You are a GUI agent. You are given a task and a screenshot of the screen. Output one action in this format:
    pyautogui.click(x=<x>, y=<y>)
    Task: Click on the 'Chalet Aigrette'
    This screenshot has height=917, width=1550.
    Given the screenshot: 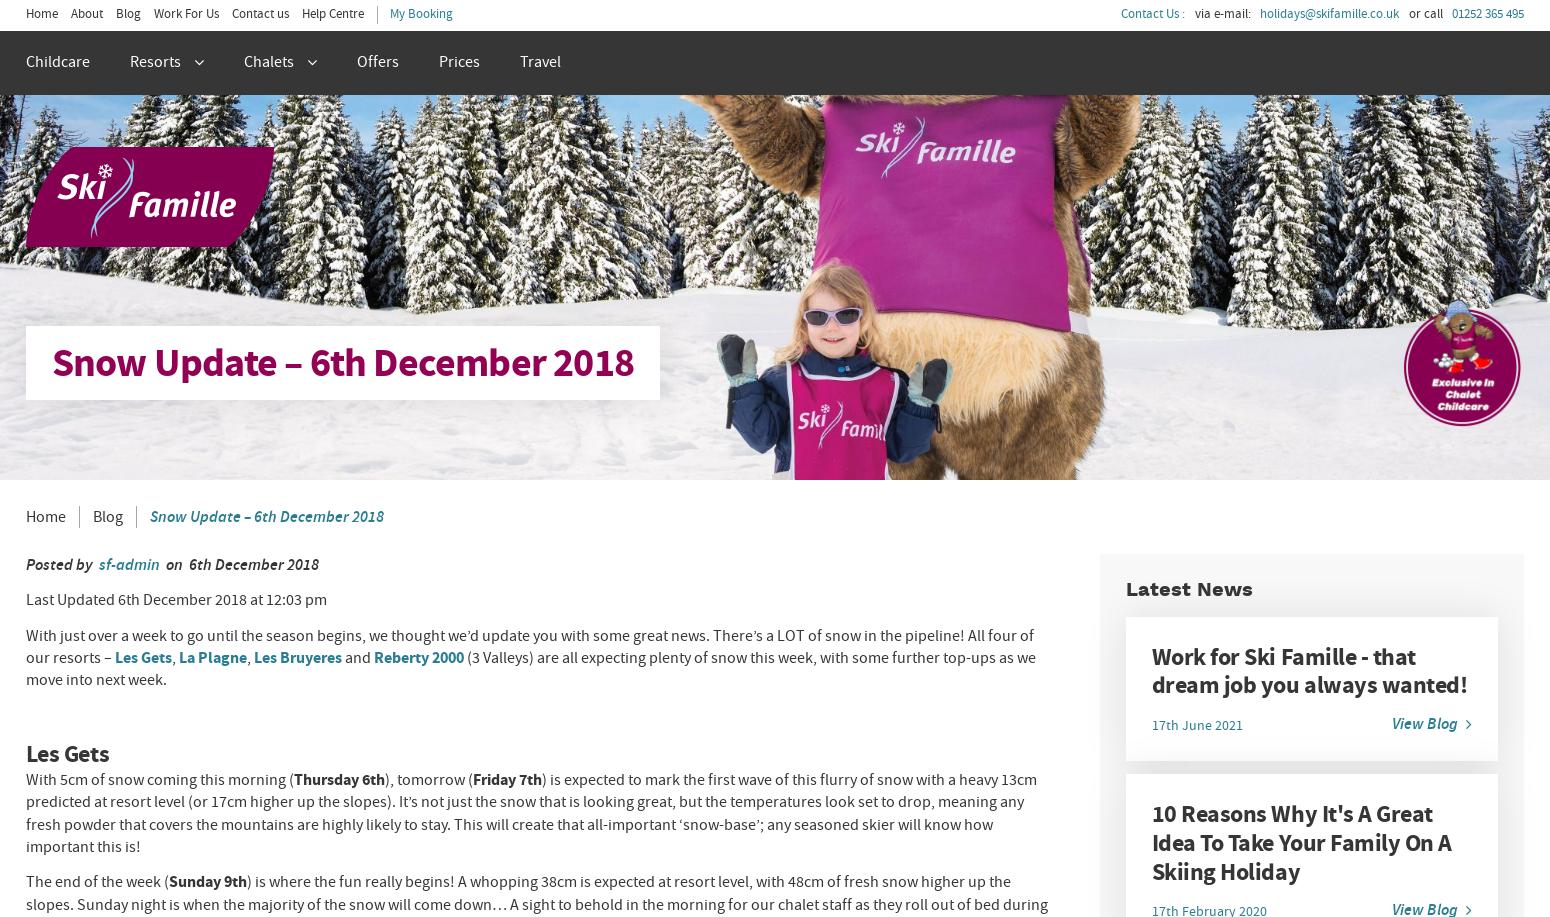 What is the action you would take?
    pyautogui.click(x=84, y=279)
    